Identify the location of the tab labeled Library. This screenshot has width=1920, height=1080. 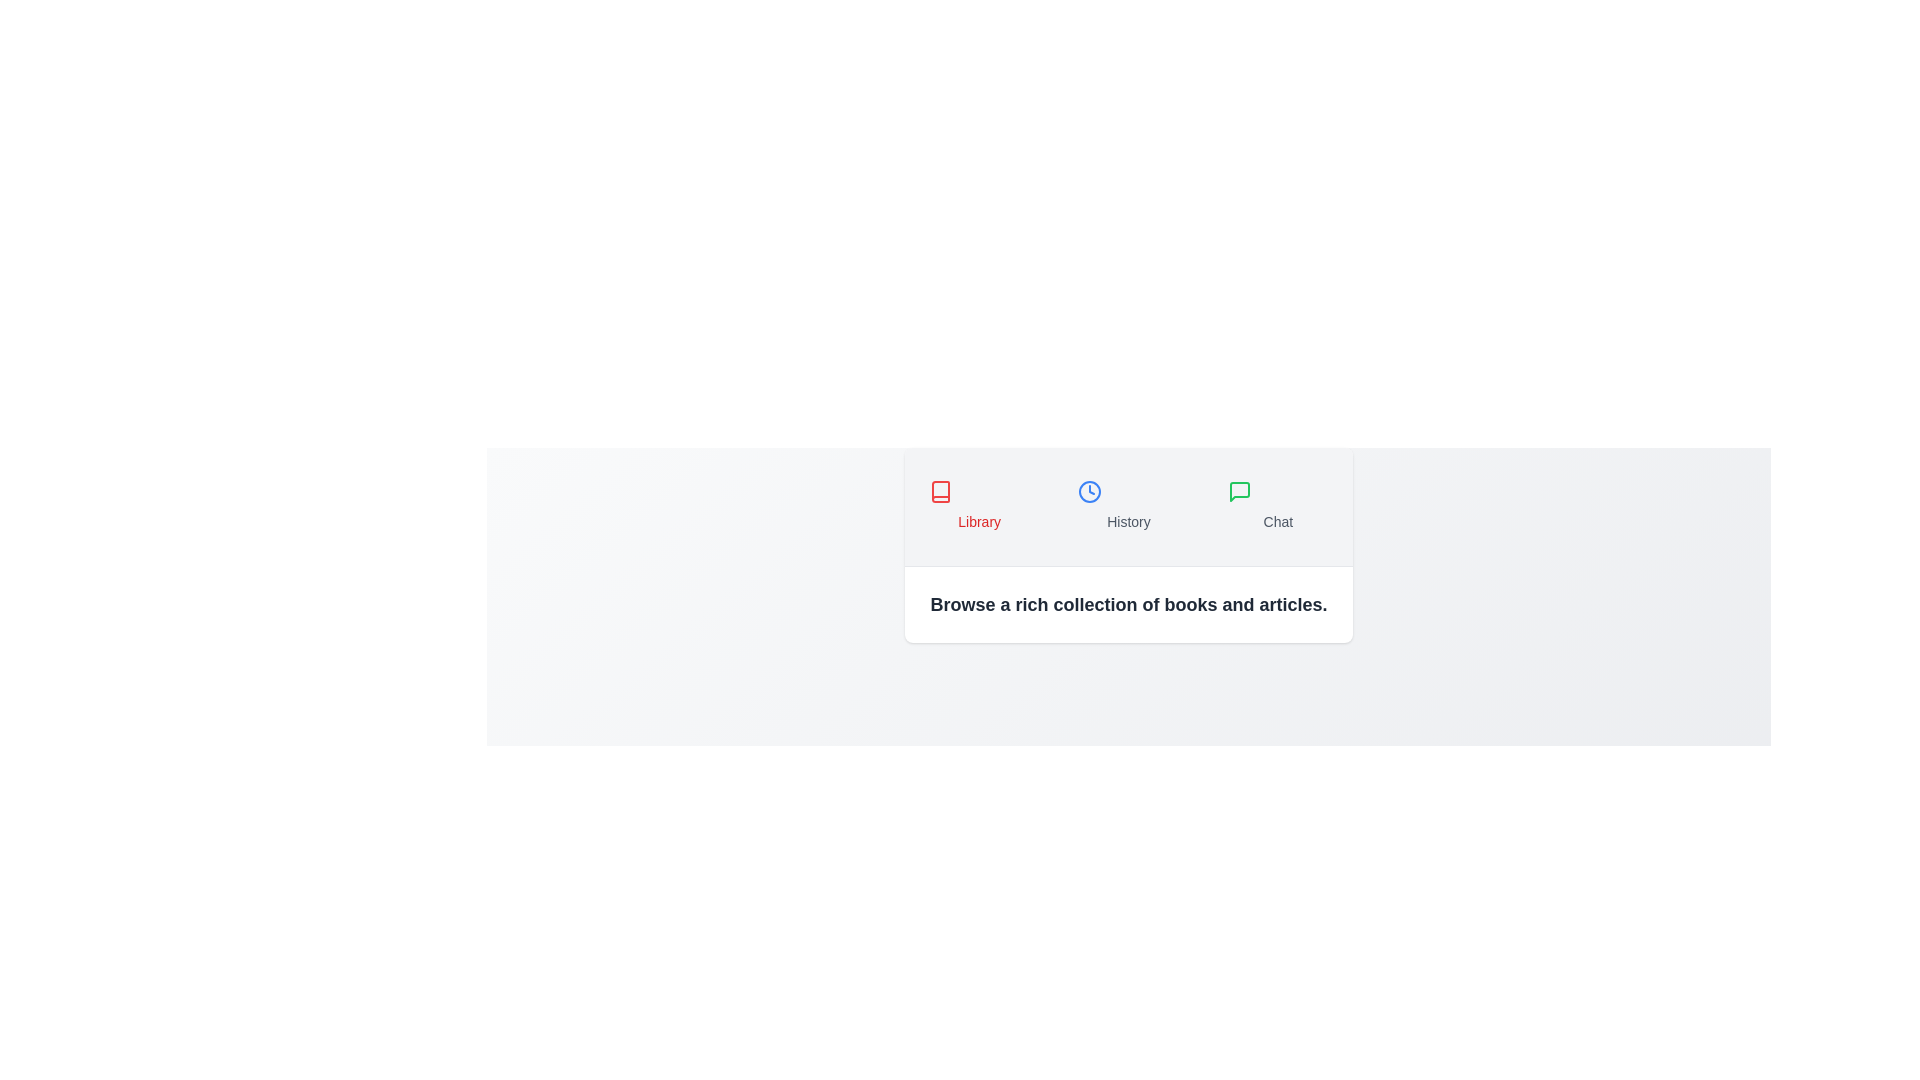
(979, 505).